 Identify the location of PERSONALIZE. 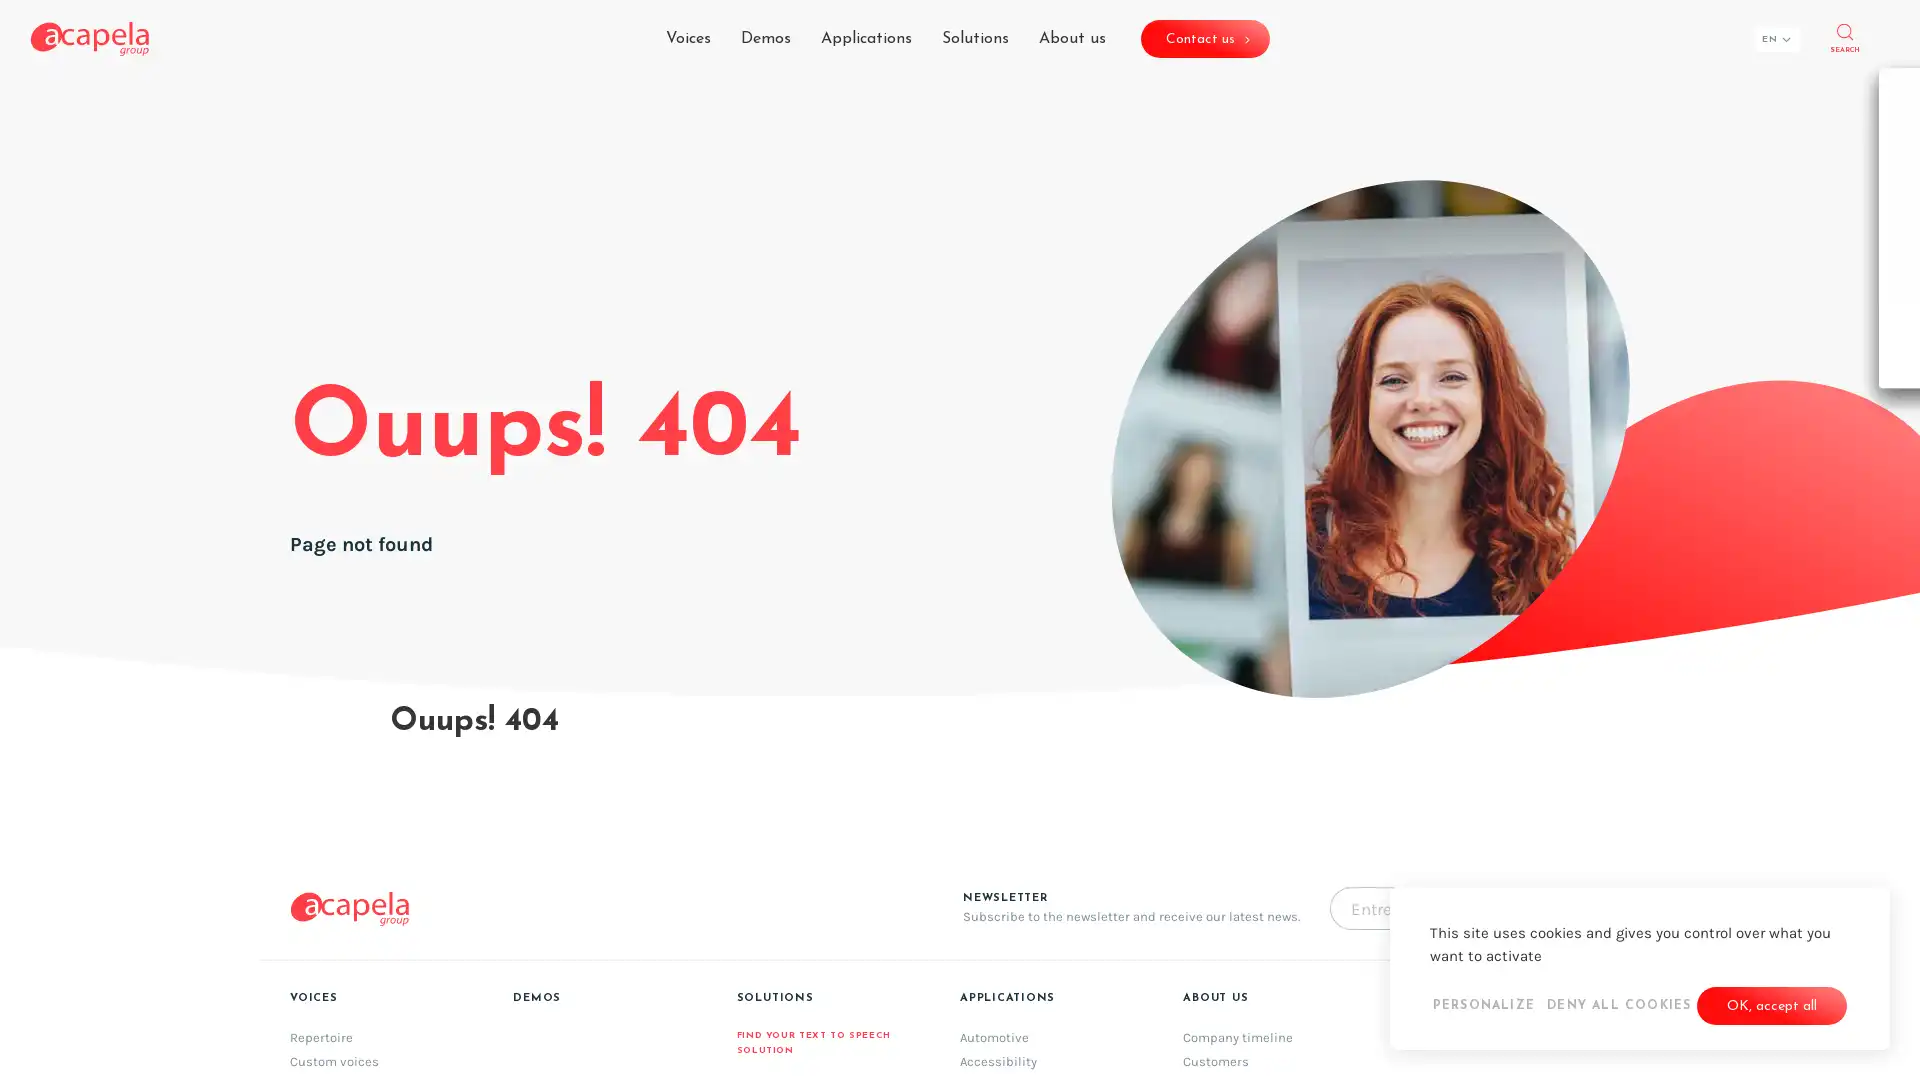
(1483, 1006).